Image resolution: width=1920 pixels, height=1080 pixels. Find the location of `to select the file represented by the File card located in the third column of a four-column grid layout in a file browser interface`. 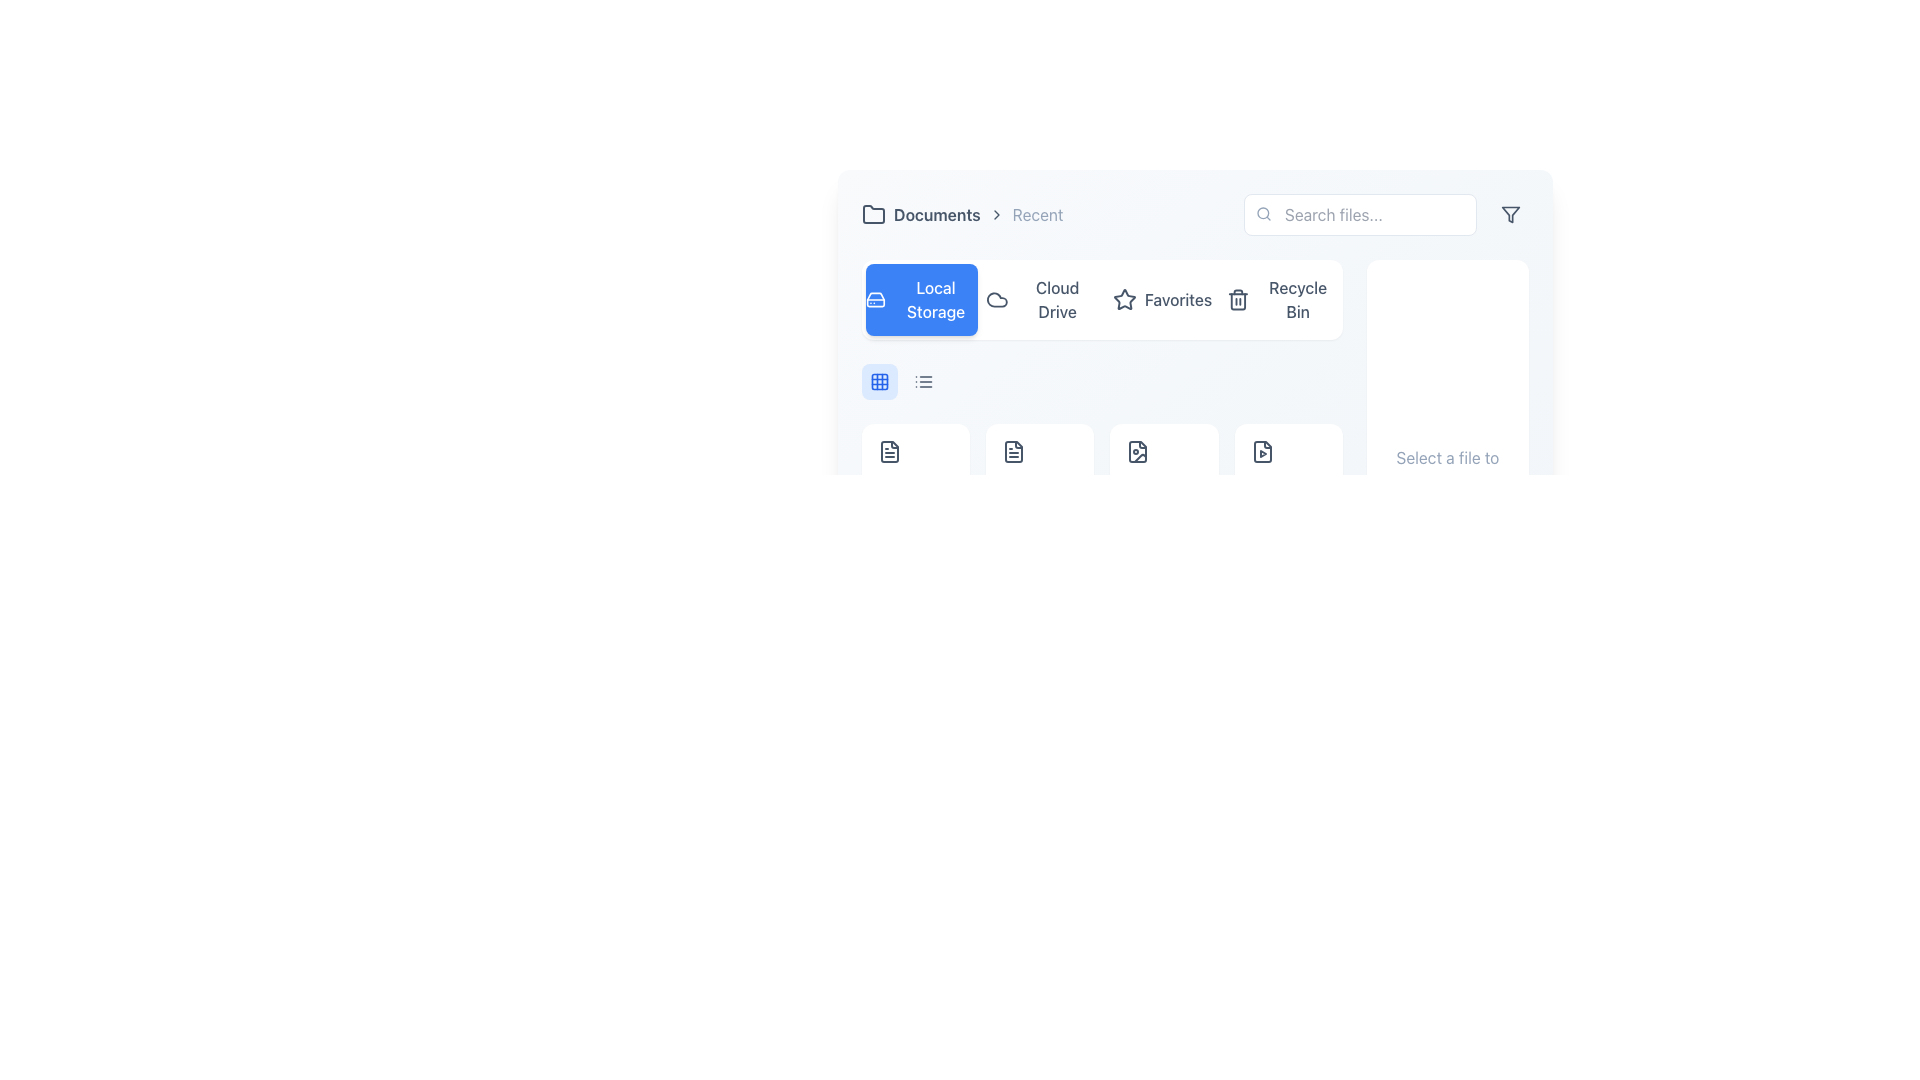

to select the file represented by the File card located in the third column of a four-column grid layout in a file browser interface is located at coordinates (1164, 483).